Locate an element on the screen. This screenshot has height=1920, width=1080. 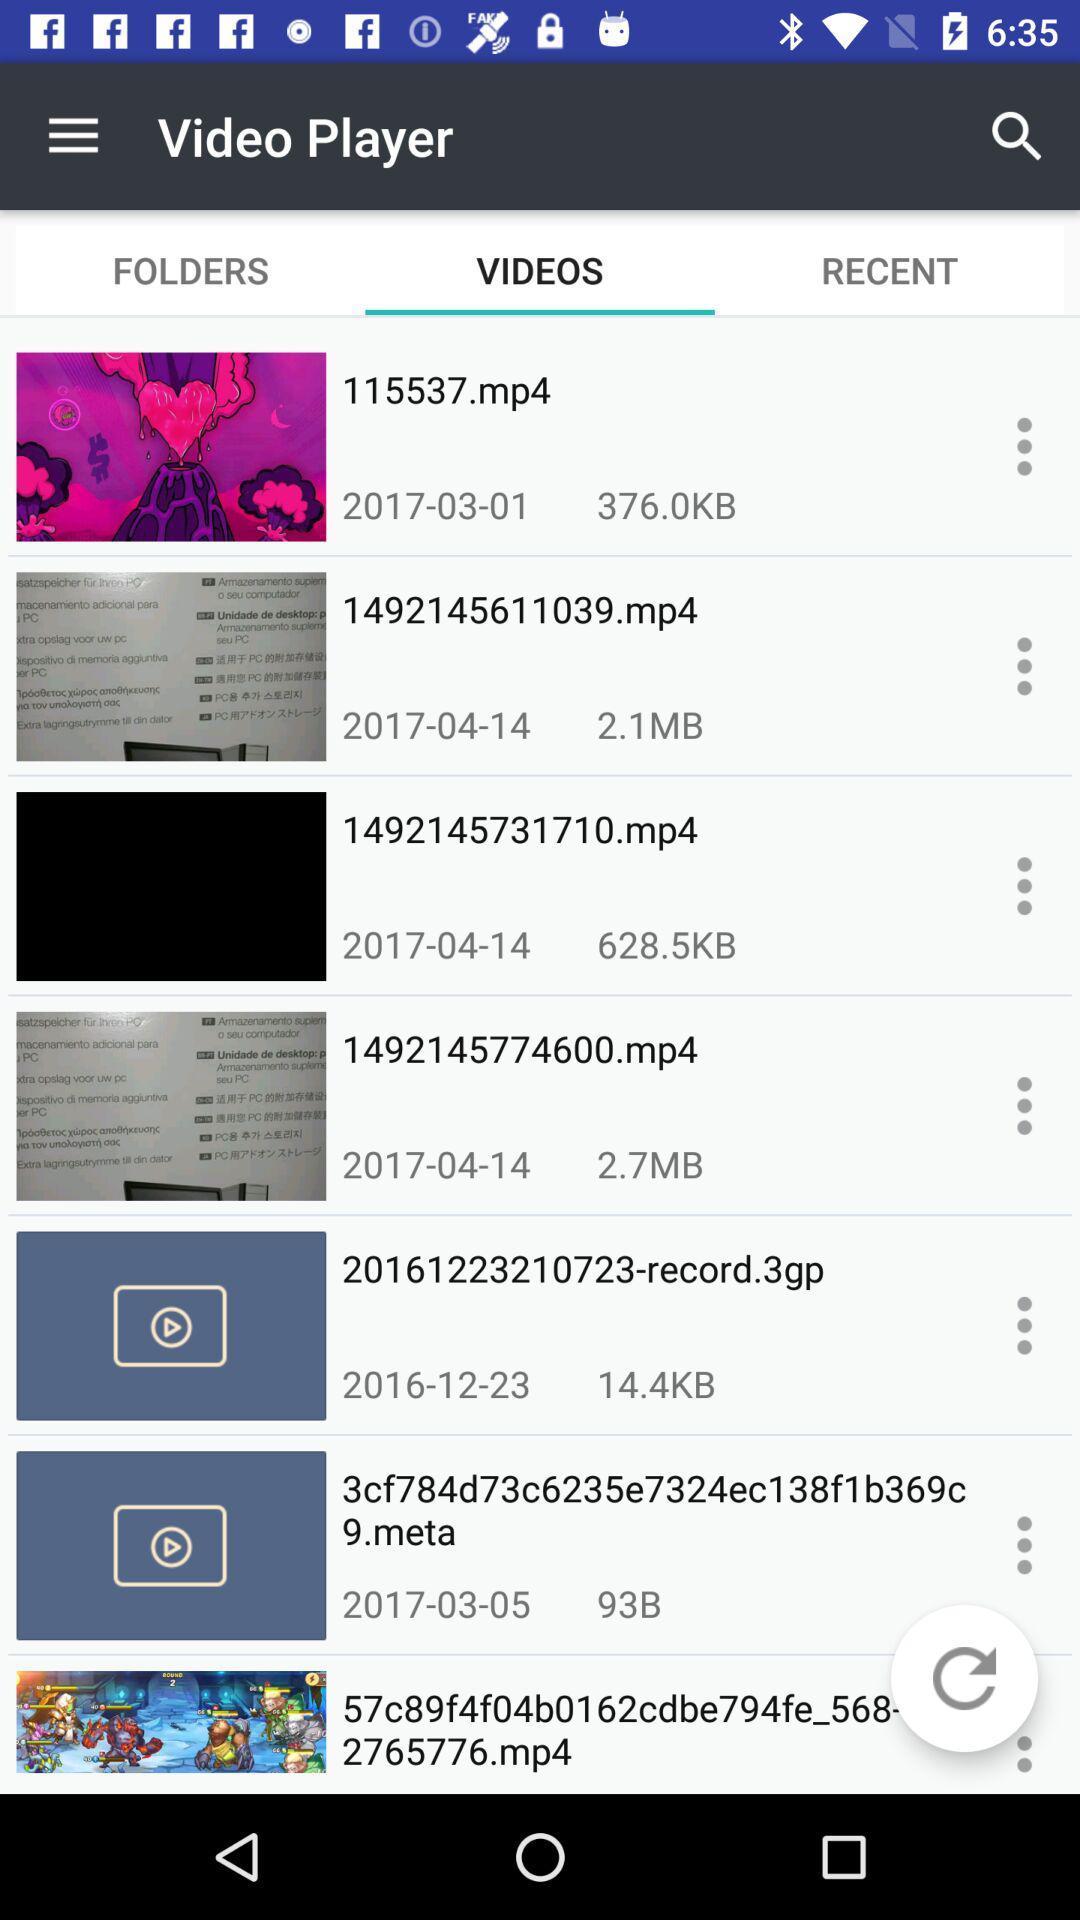
the icon above 3cf784d73c6235e7324ec138f1b369c9.meta item is located at coordinates (435, 1382).